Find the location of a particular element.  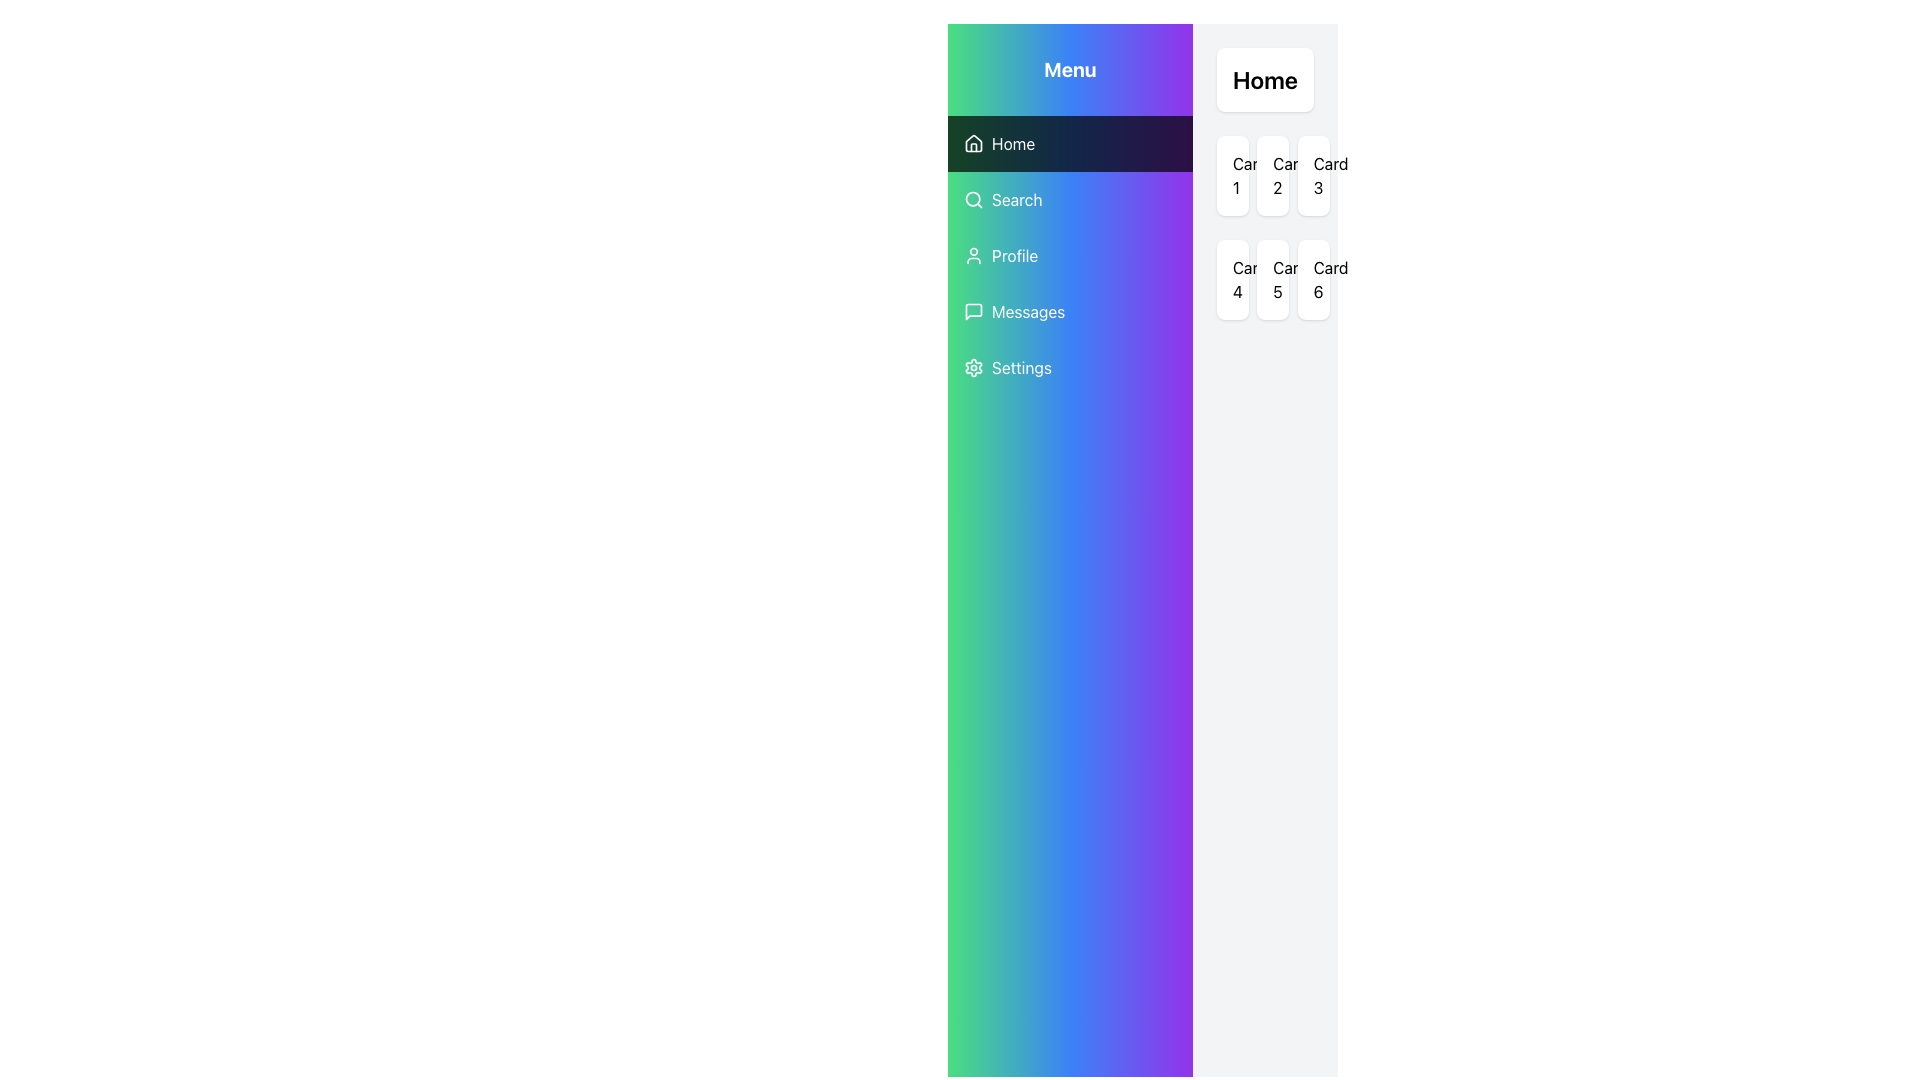

the circular part of the magnifying glass icon in the left sidebar navigation menu, which indicates the search functionality is located at coordinates (973, 199).